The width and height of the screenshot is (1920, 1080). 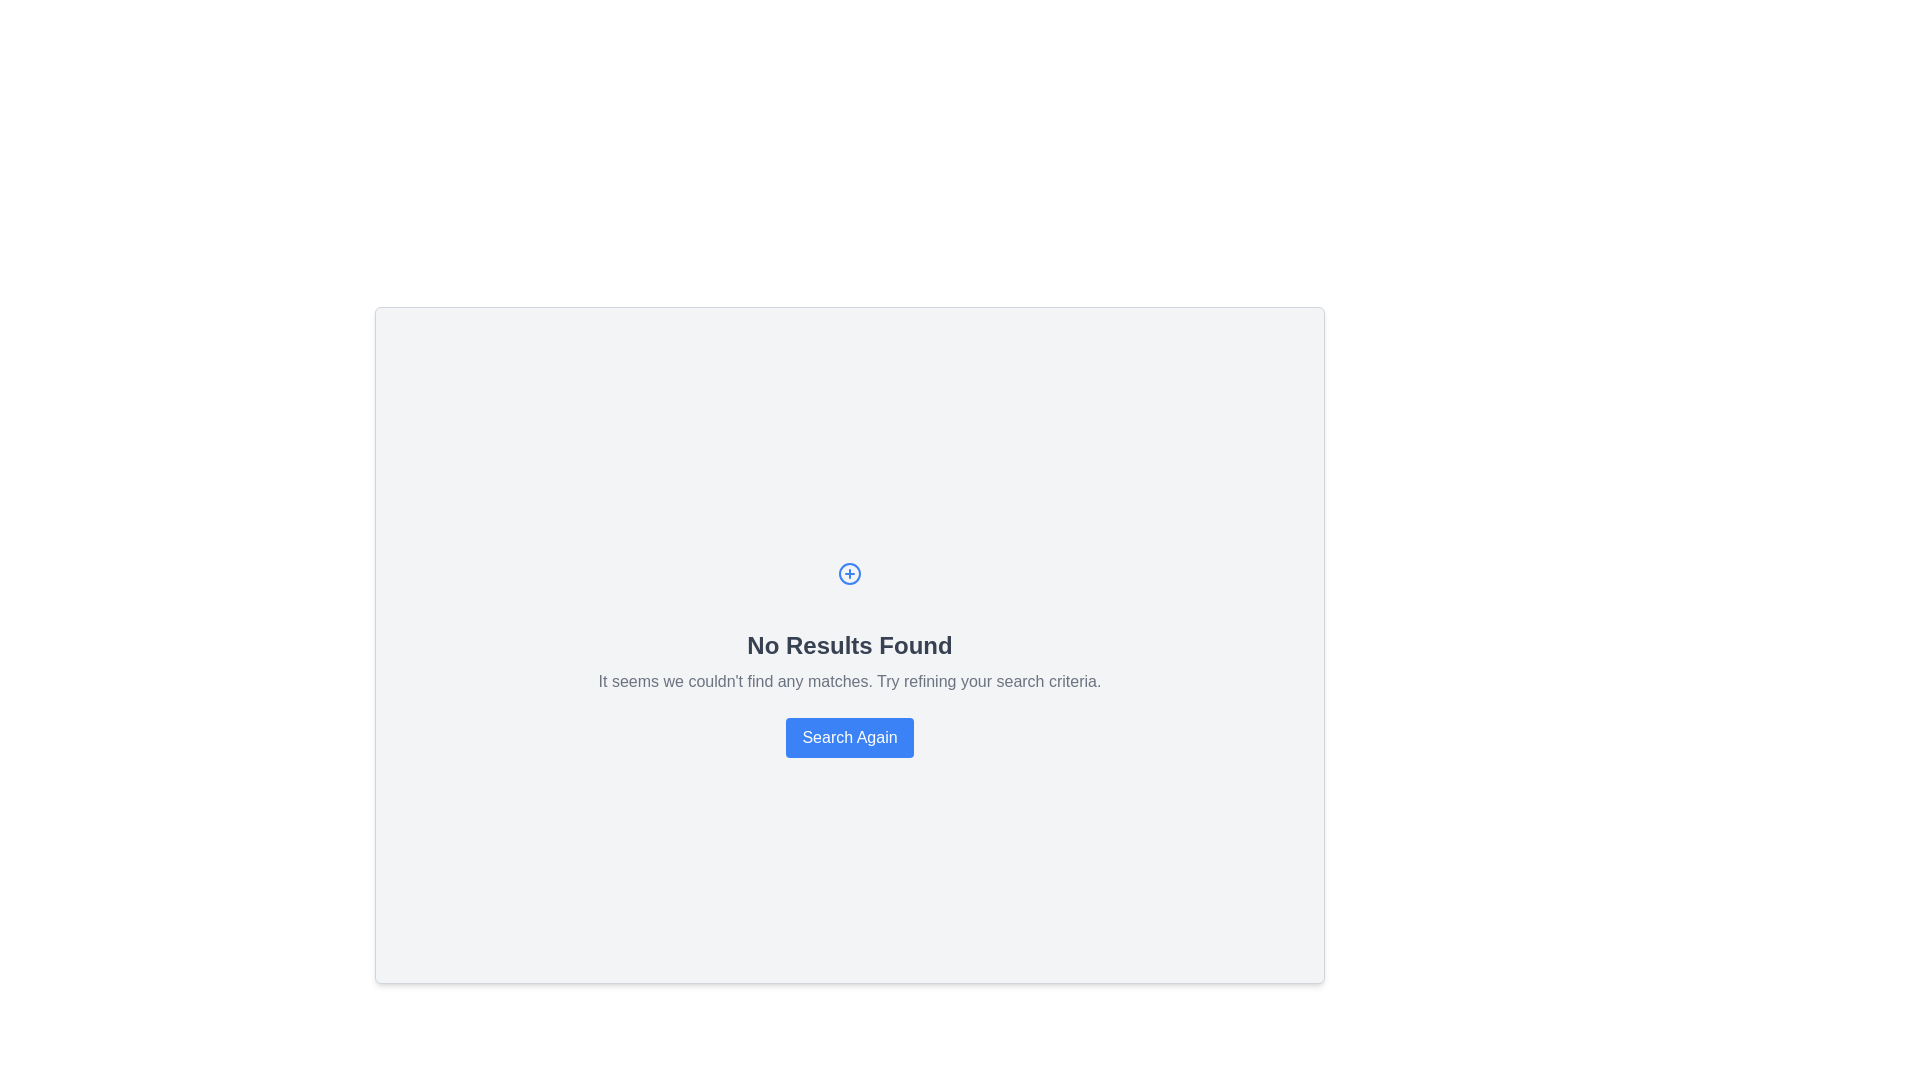 I want to click on the 'Search Again' button, which is a rectangular button with white text on a blue background, located below the message indicating no matches were found, so click(x=849, y=737).